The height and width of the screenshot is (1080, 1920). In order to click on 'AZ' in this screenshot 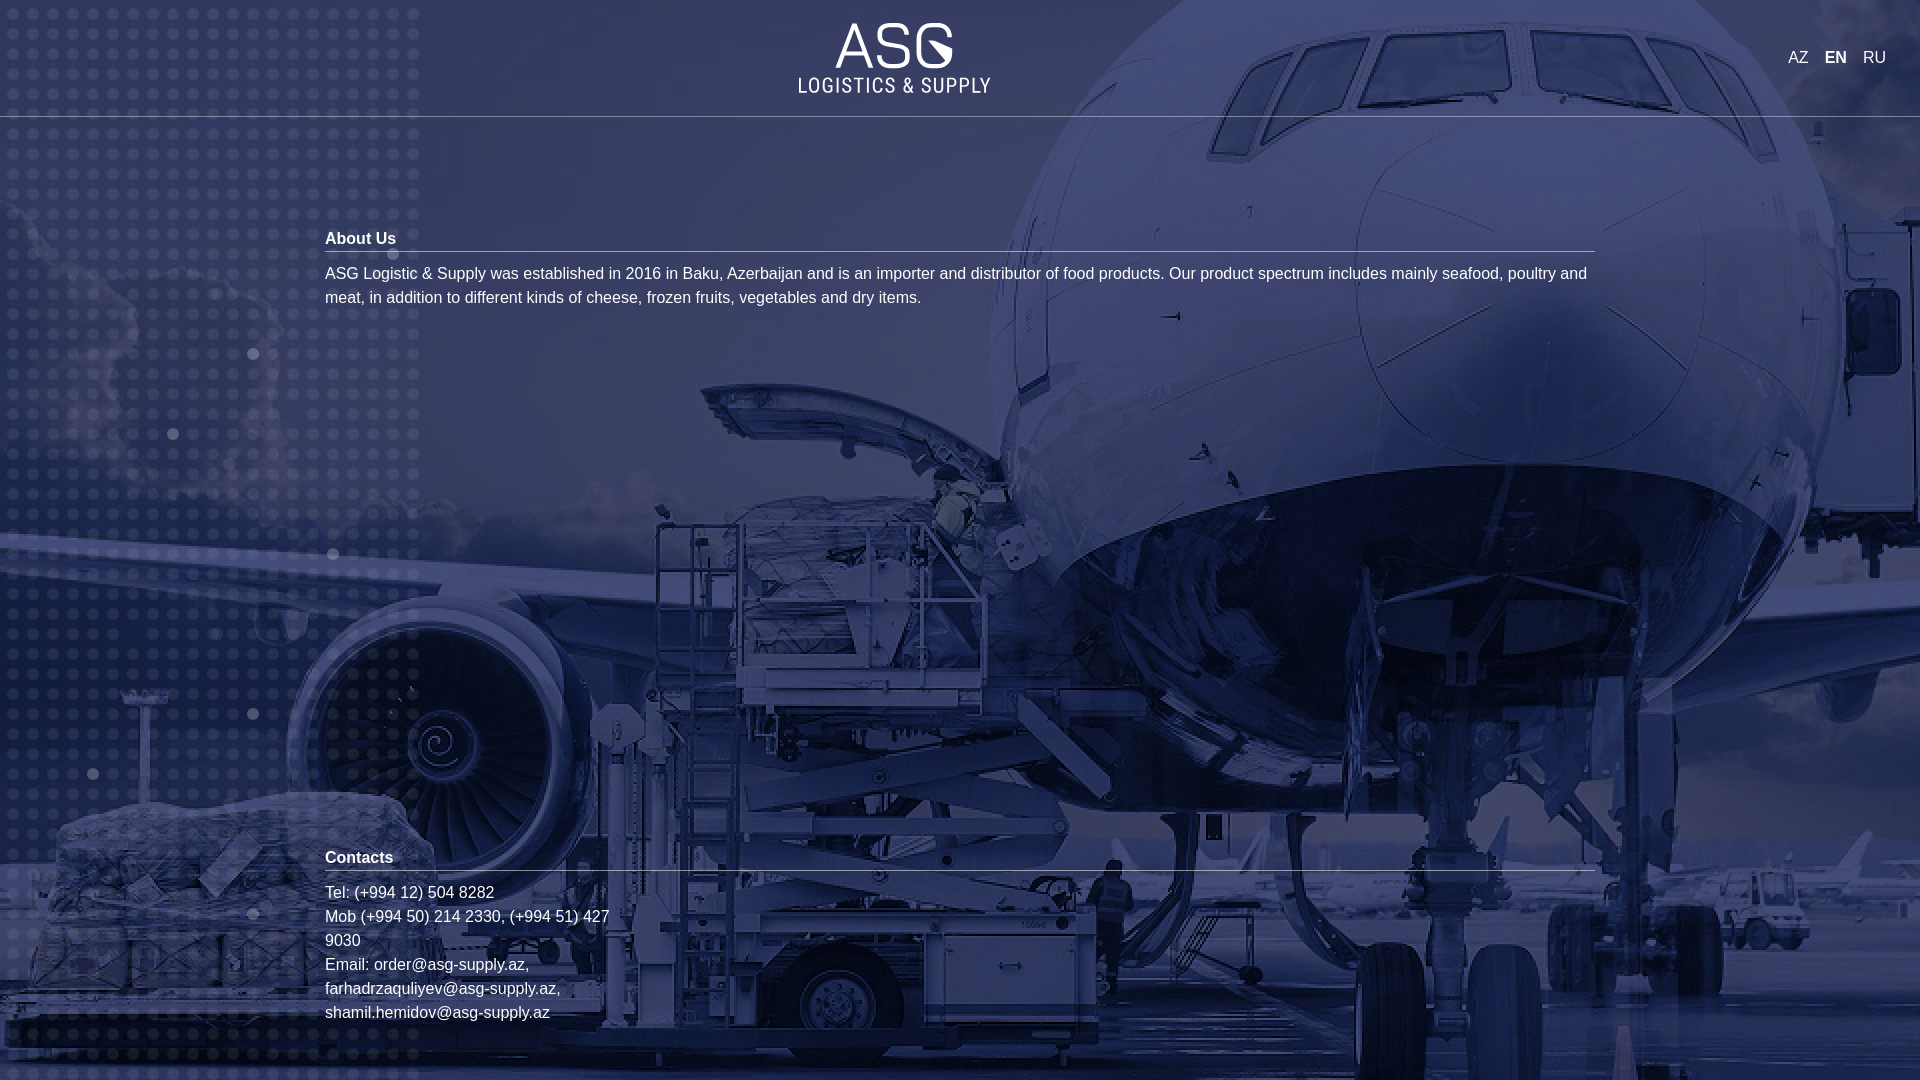, I will do `click(1798, 56)`.